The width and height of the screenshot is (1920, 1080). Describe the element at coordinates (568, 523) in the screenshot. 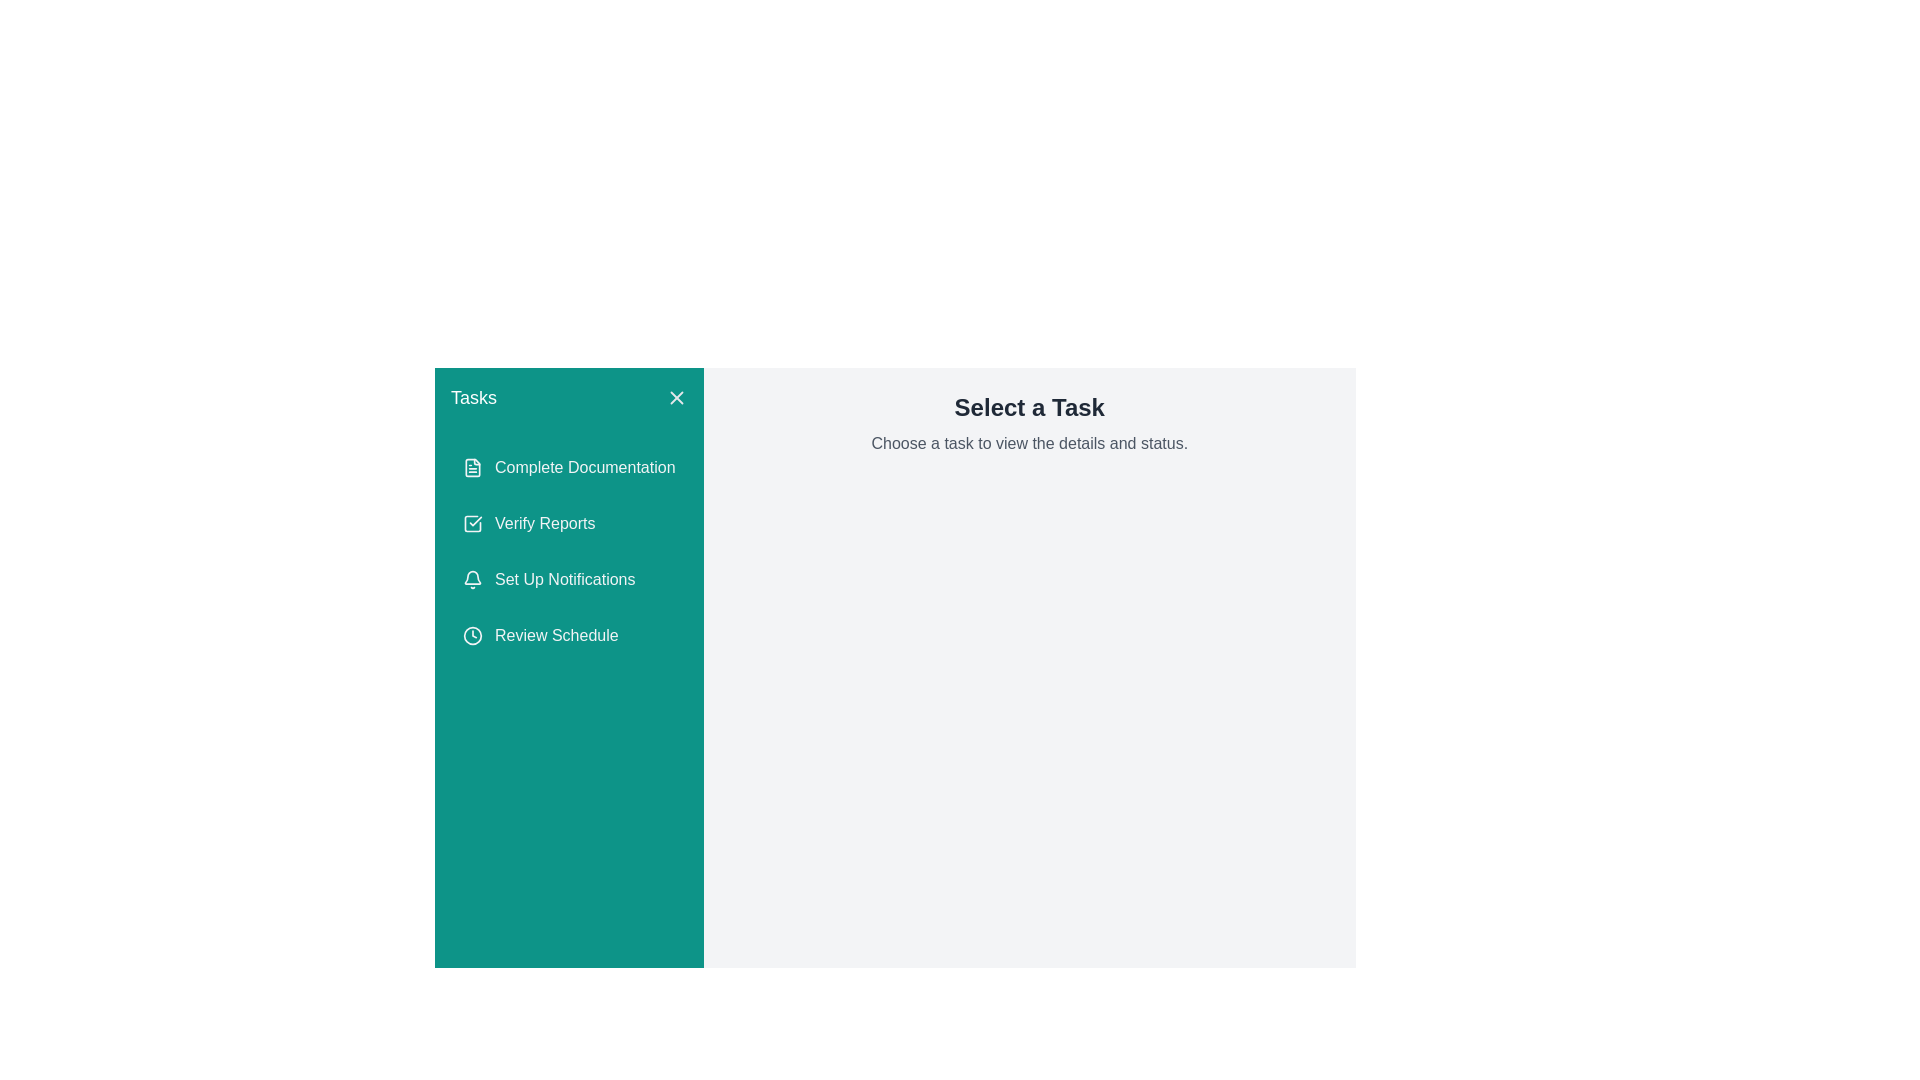

I see `the button for verifying reports located in the left-side navigation panel, positioned below the 'Complete Documentation' button and above the 'Set Up Notifications' button` at that location.